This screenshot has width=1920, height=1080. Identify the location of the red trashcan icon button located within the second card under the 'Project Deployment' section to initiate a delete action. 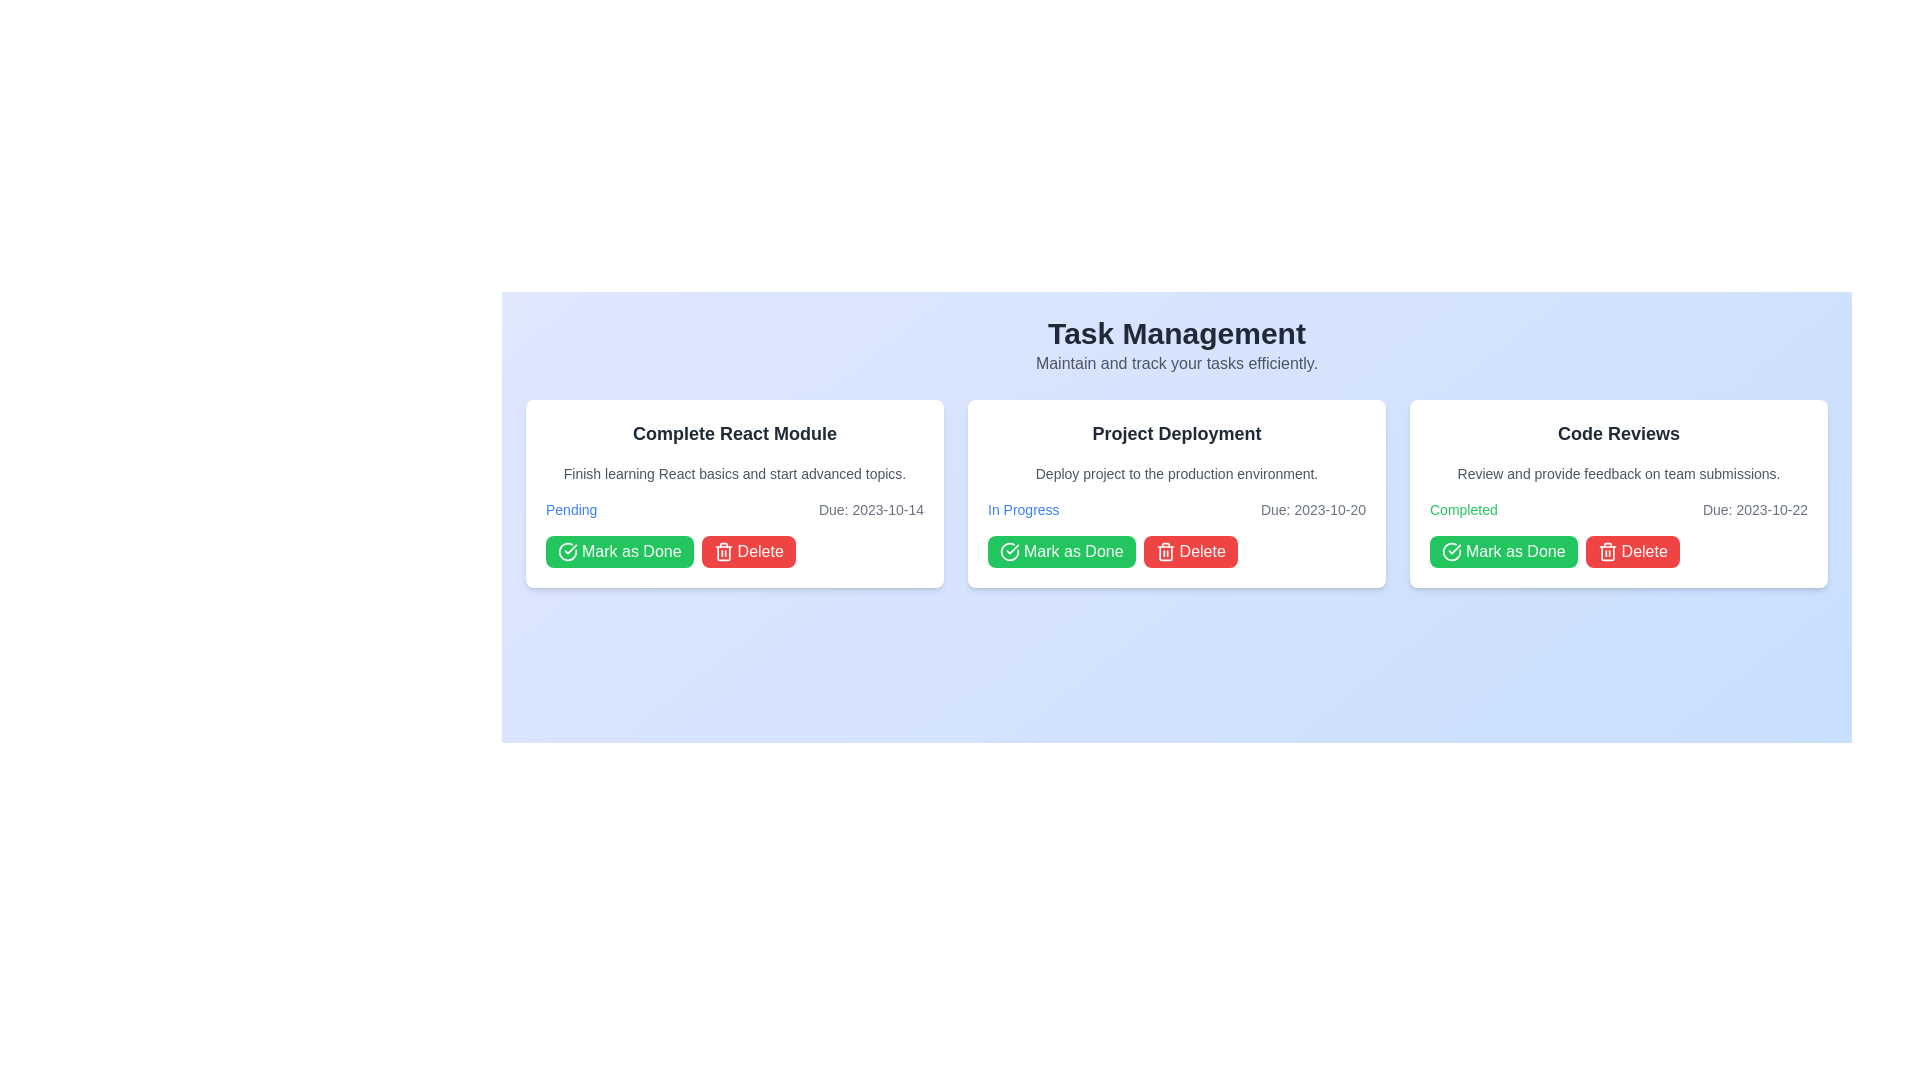
(1165, 553).